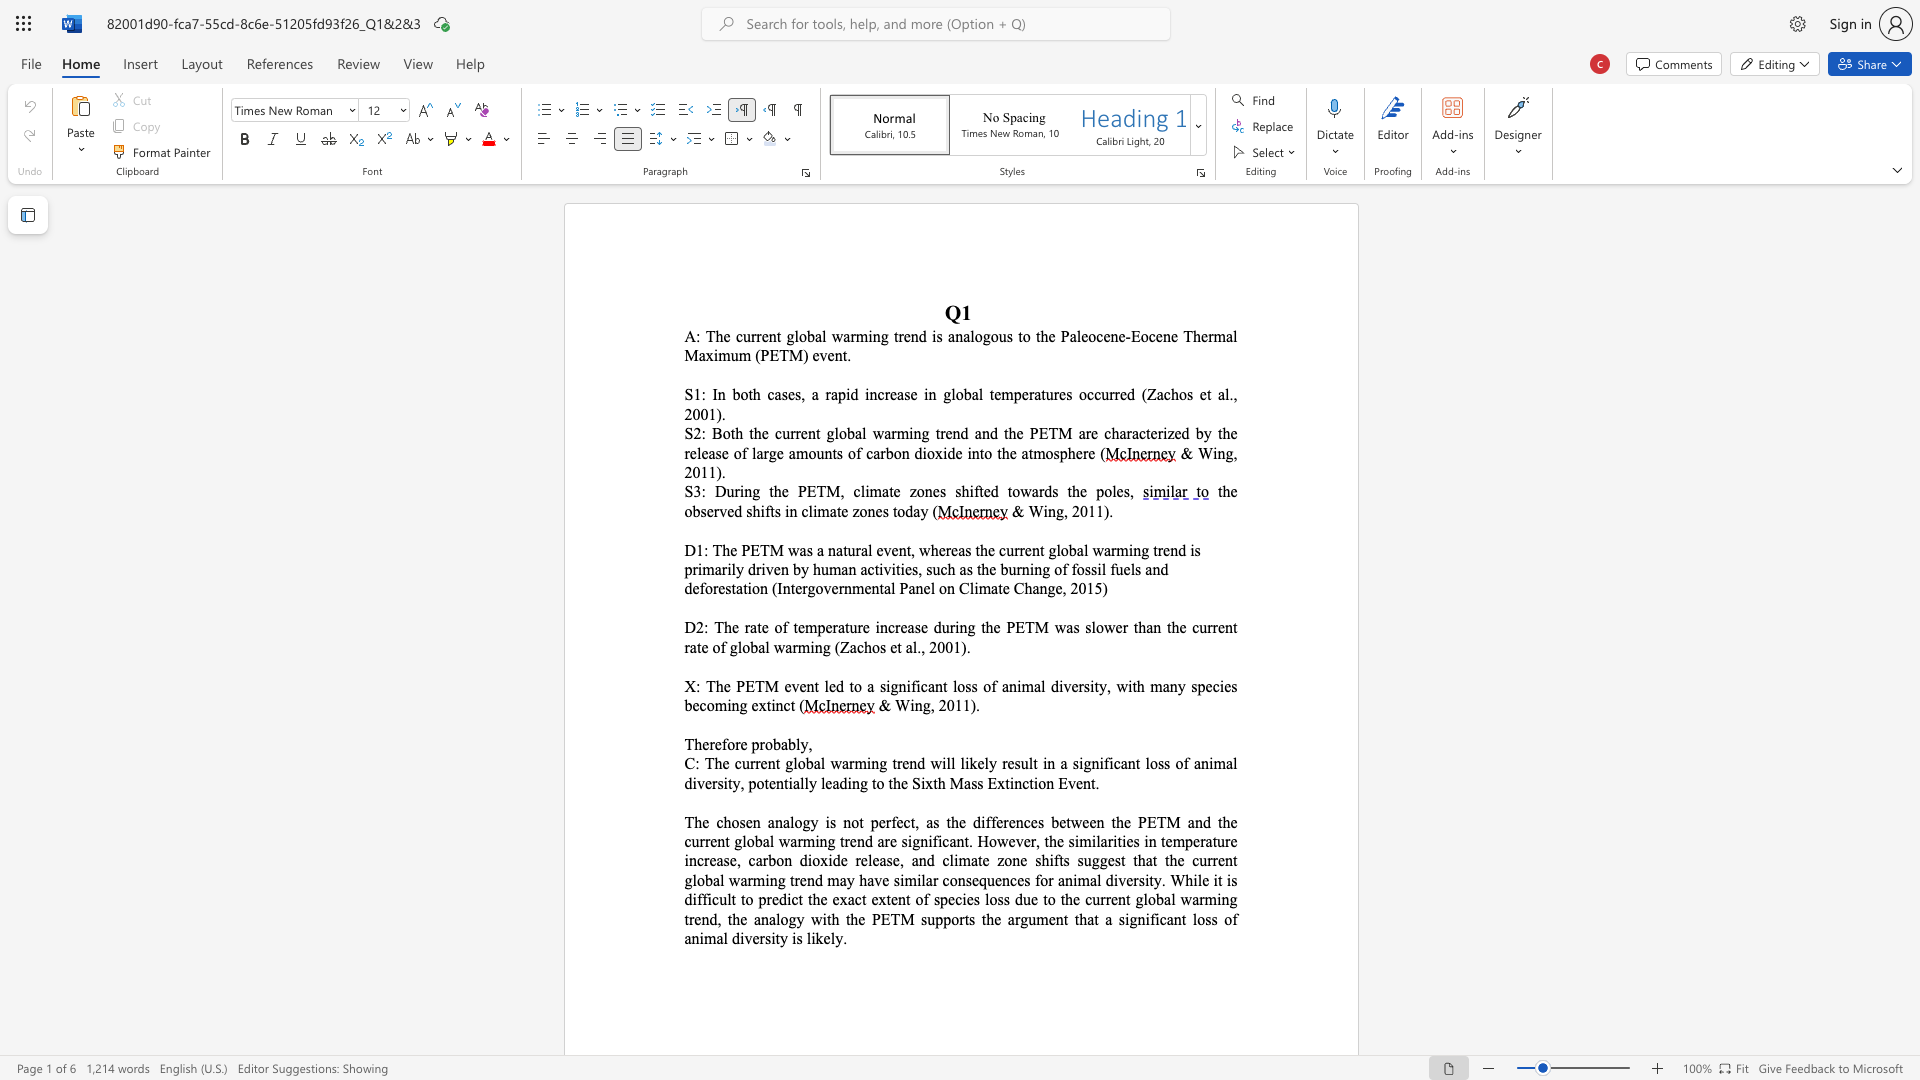 The width and height of the screenshot is (1920, 1080). Describe the element at coordinates (688, 879) in the screenshot. I see `the 4th character "g" in the text` at that location.